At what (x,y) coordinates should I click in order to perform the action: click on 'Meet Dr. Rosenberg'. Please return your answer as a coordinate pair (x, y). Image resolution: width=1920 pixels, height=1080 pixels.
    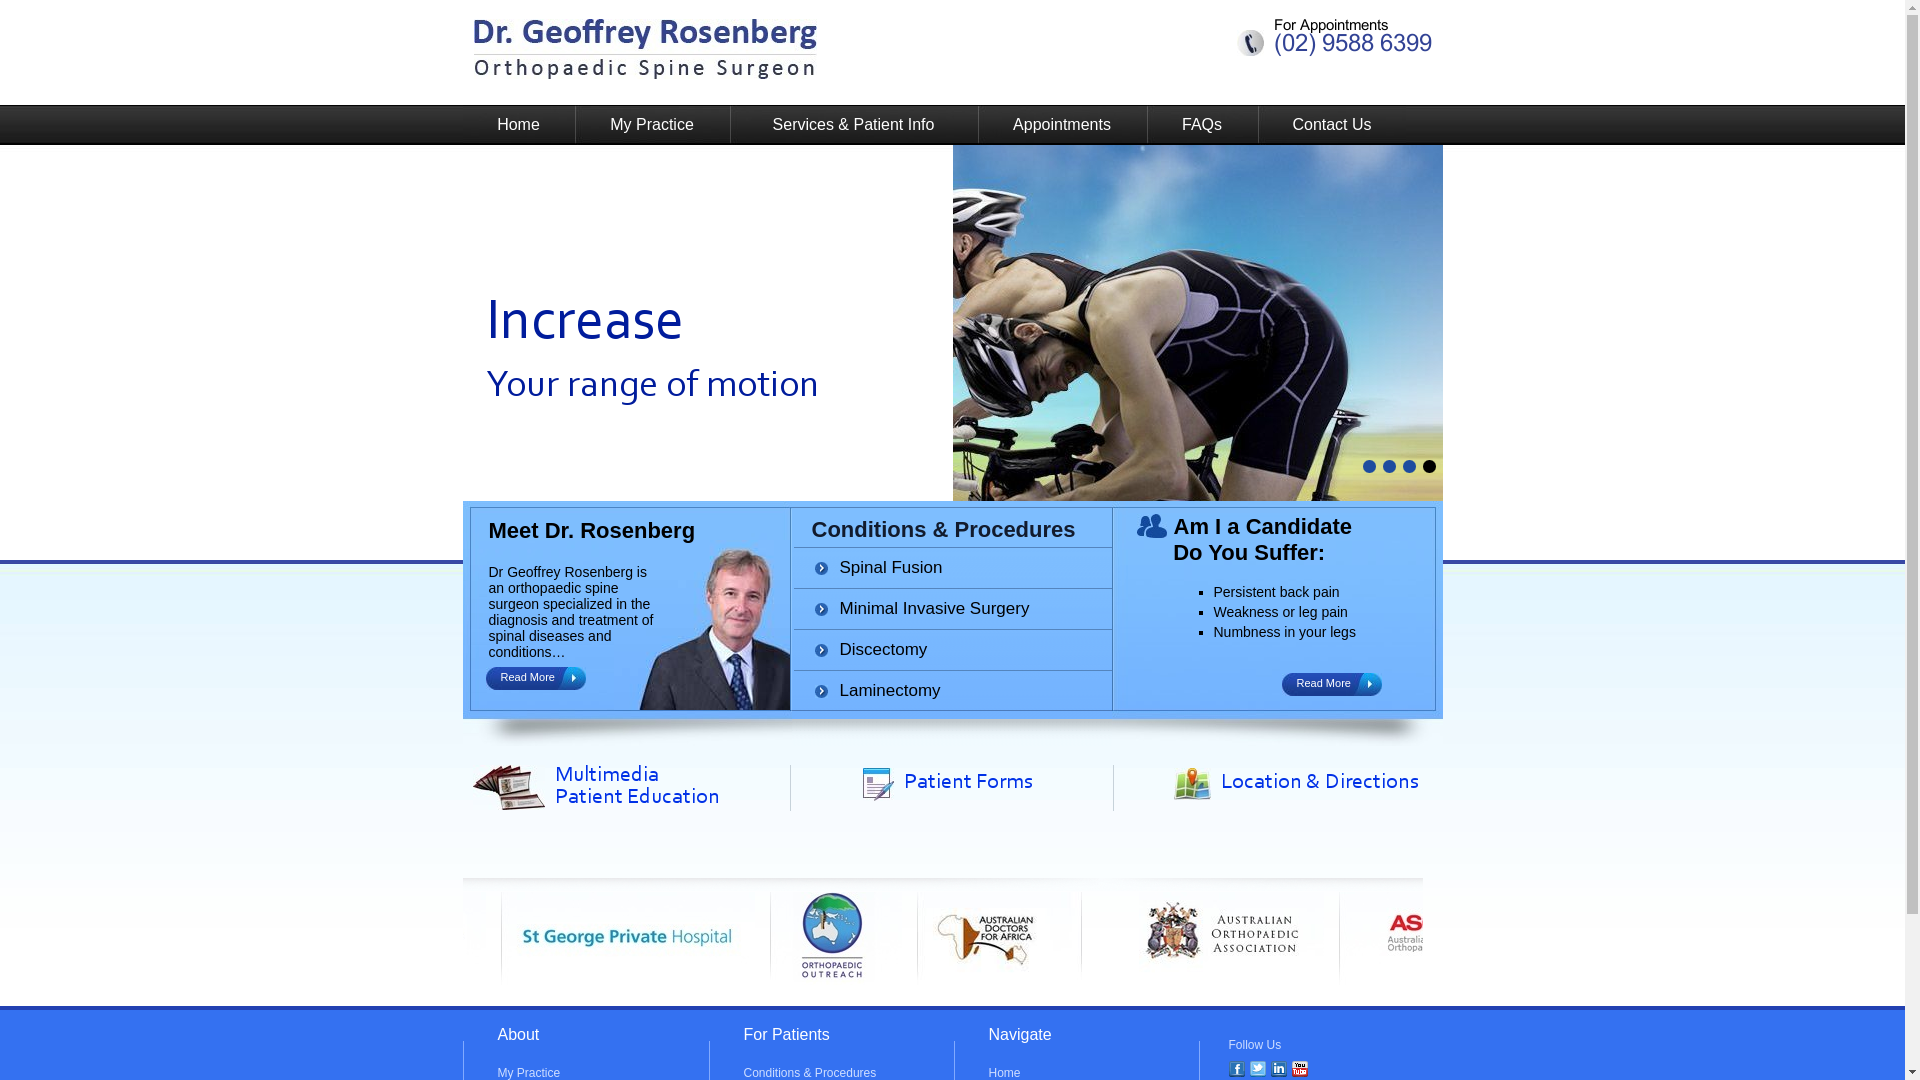
    Looking at the image, I should click on (590, 529).